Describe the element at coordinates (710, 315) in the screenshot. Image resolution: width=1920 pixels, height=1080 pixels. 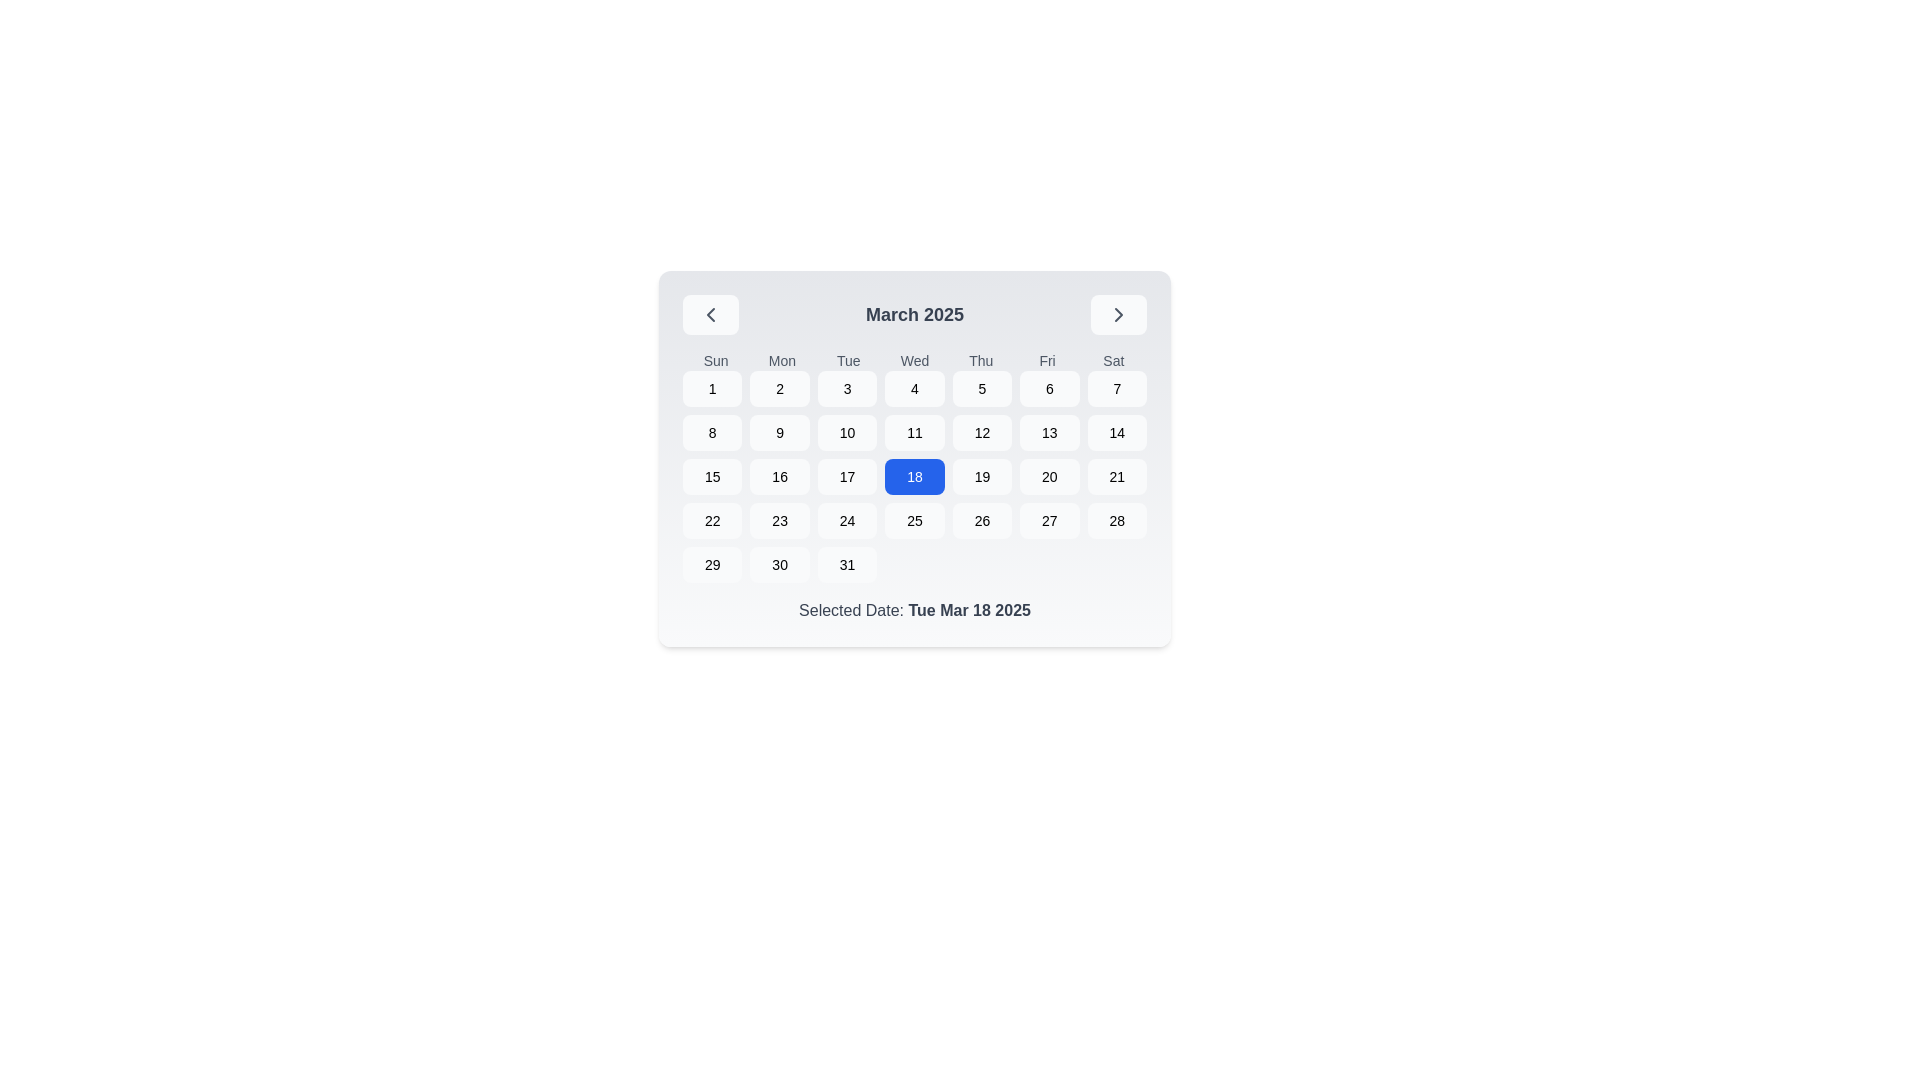
I see `the chevron left icon within the navigation button at the top-left corner of the calendar interface` at that location.